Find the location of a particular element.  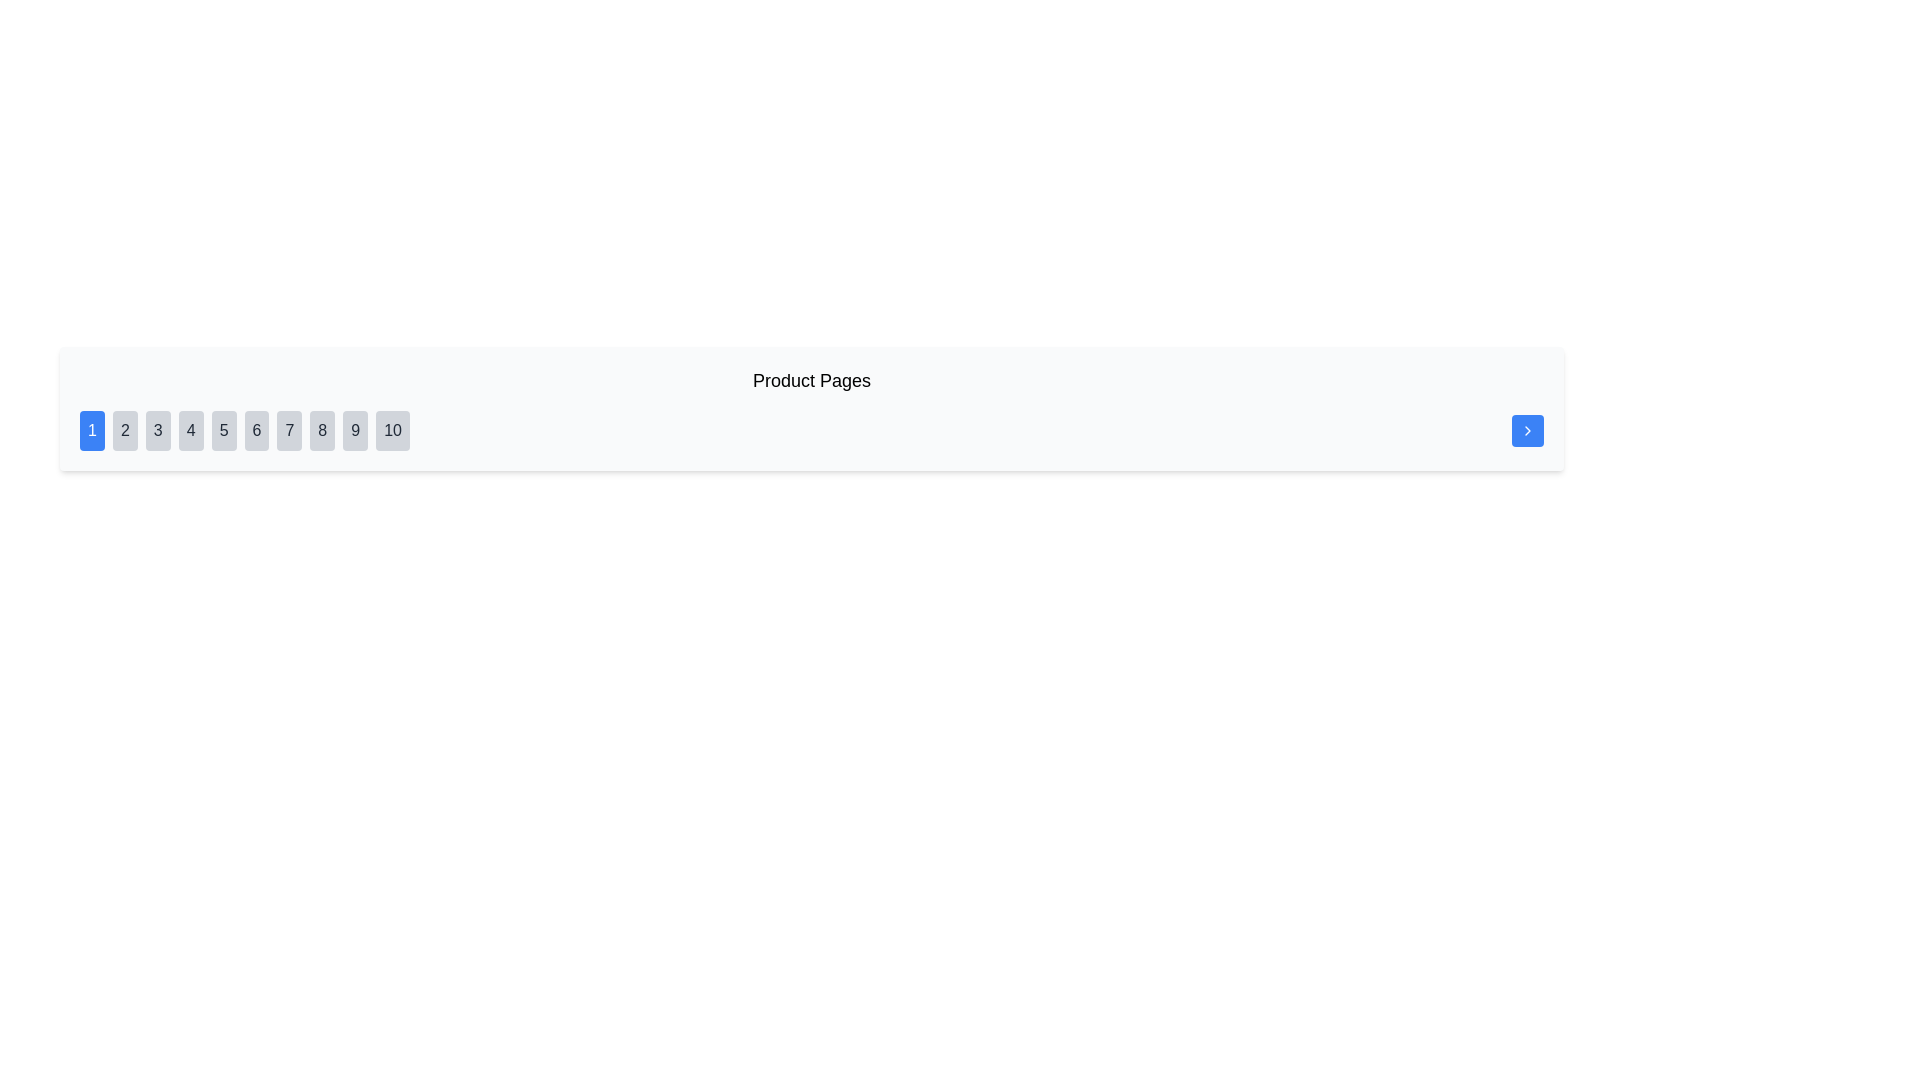

the button labeled '7' which has a gray background and rounded corners is located at coordinates (288, 430).